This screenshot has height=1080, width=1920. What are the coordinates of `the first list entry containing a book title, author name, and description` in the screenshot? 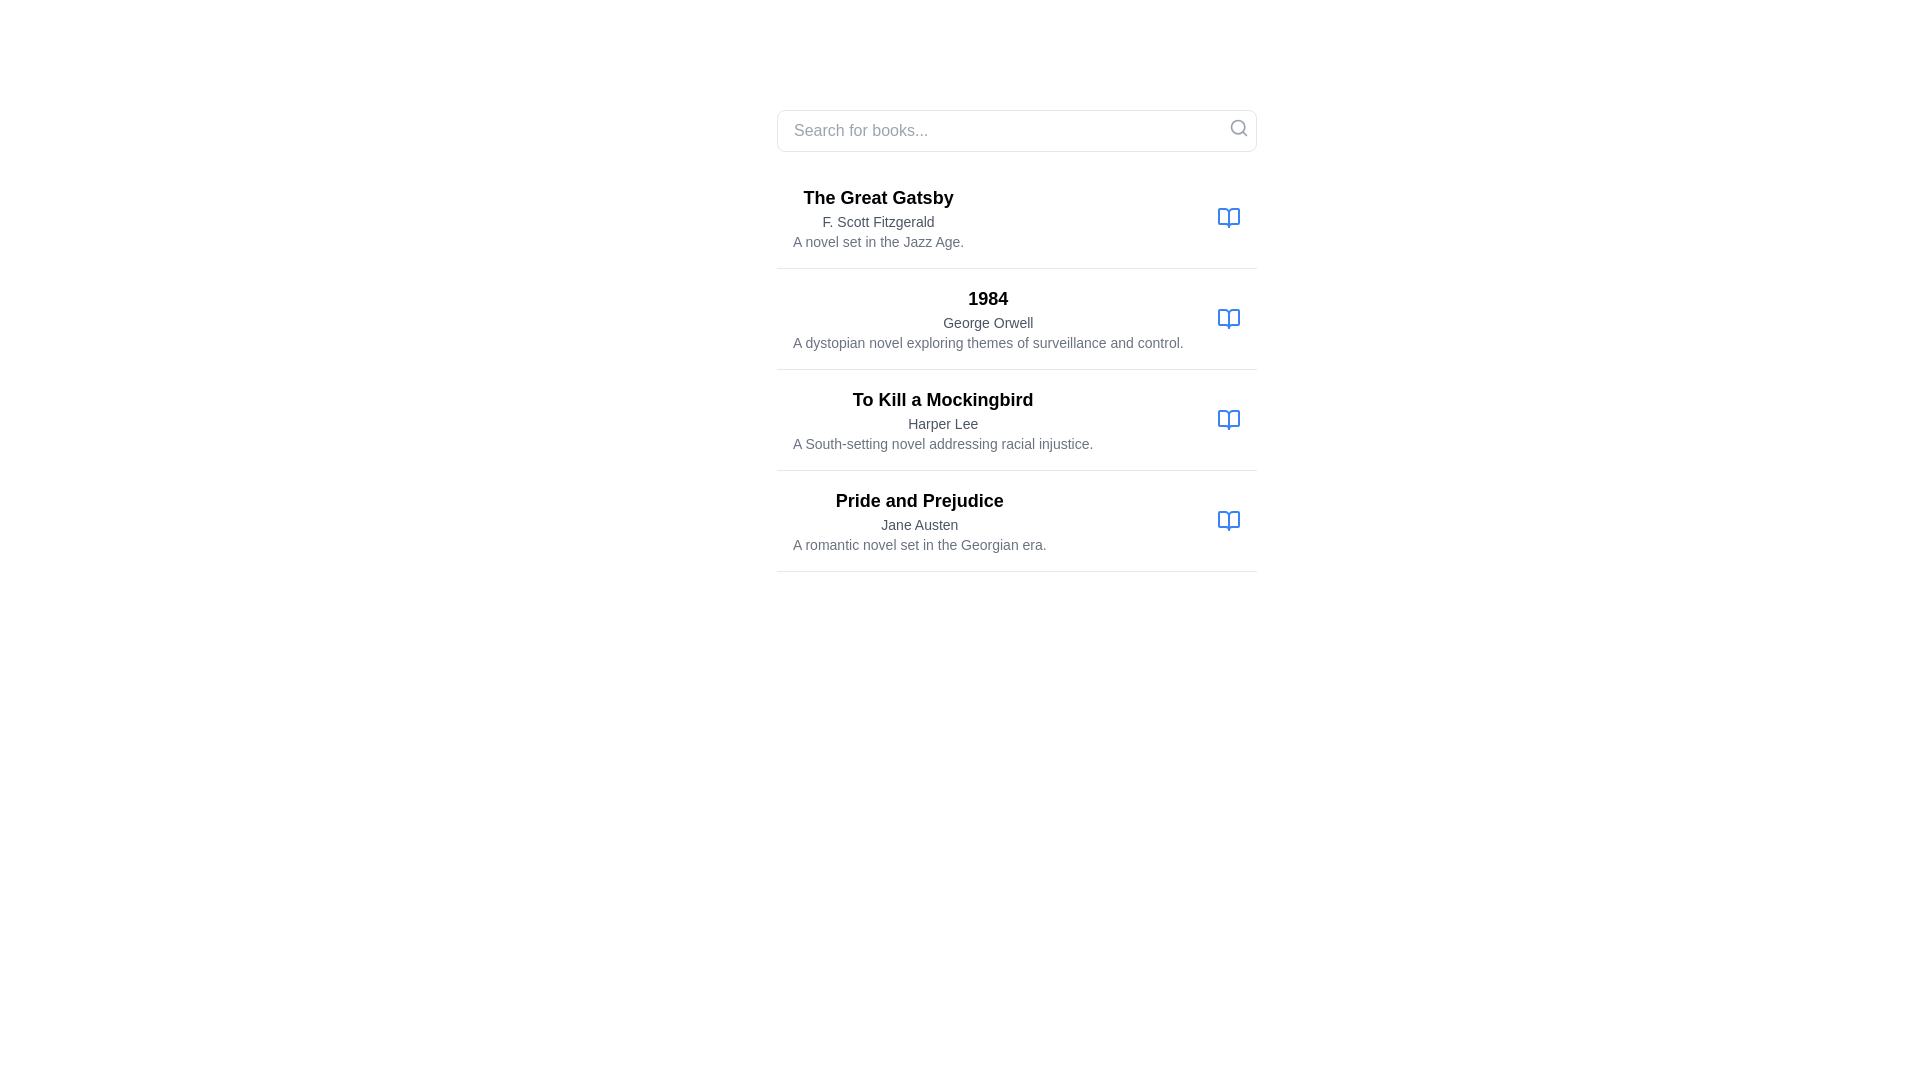 It's located at (1017, 370).